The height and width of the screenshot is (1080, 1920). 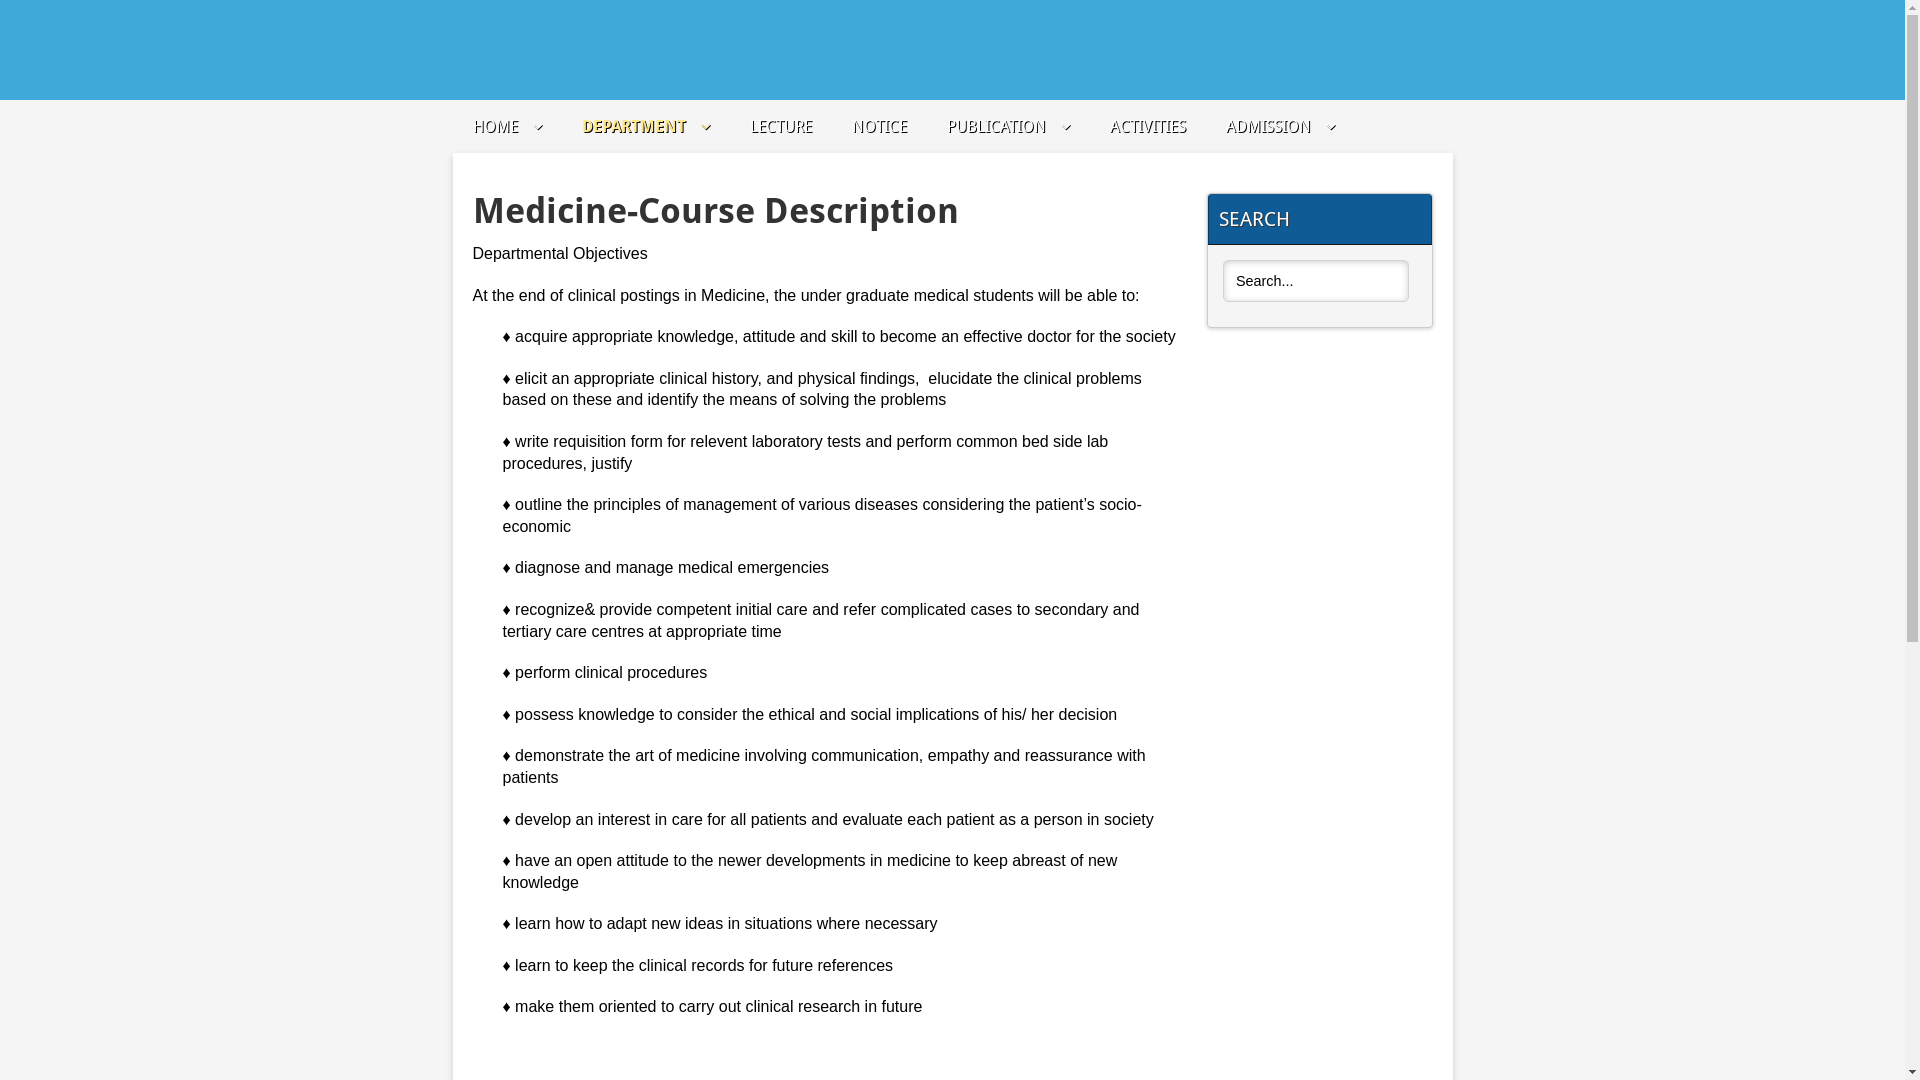 I want to click on 'LECTURE', so click(x=780, y=126).